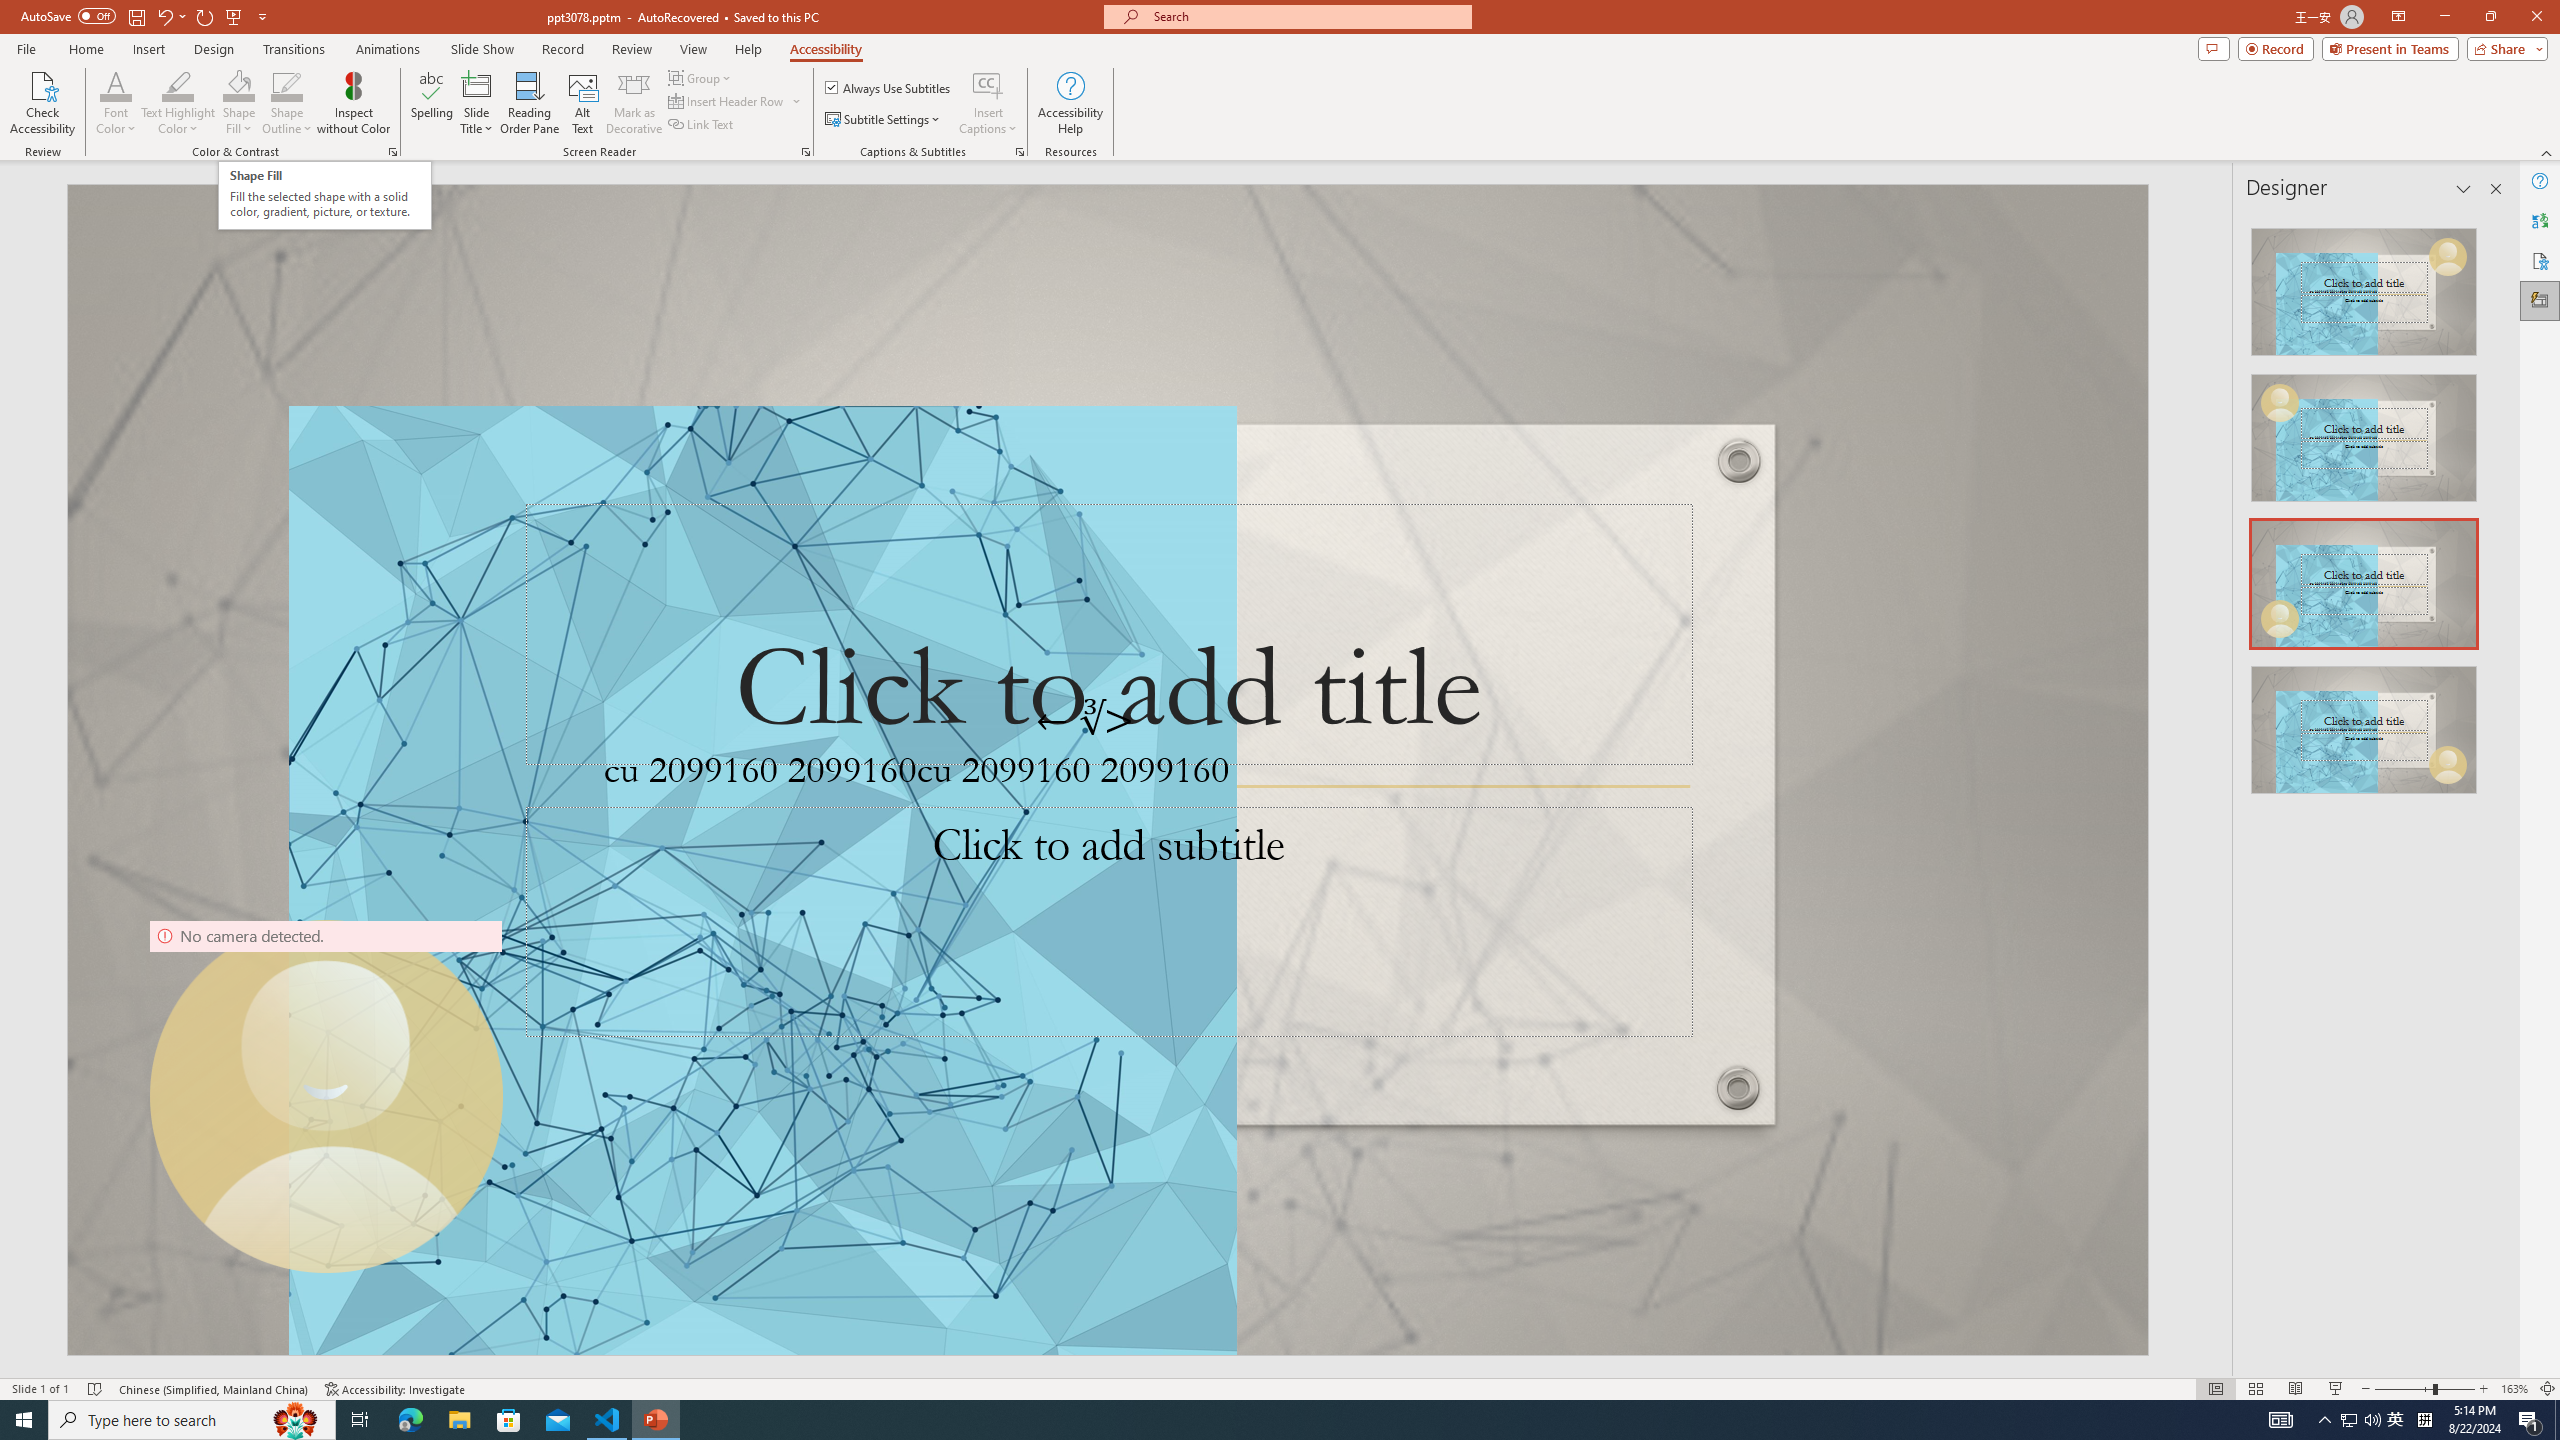 This screenshot has width=2560, height=1440. I want to click on 'Link Text', so click(701, 122).